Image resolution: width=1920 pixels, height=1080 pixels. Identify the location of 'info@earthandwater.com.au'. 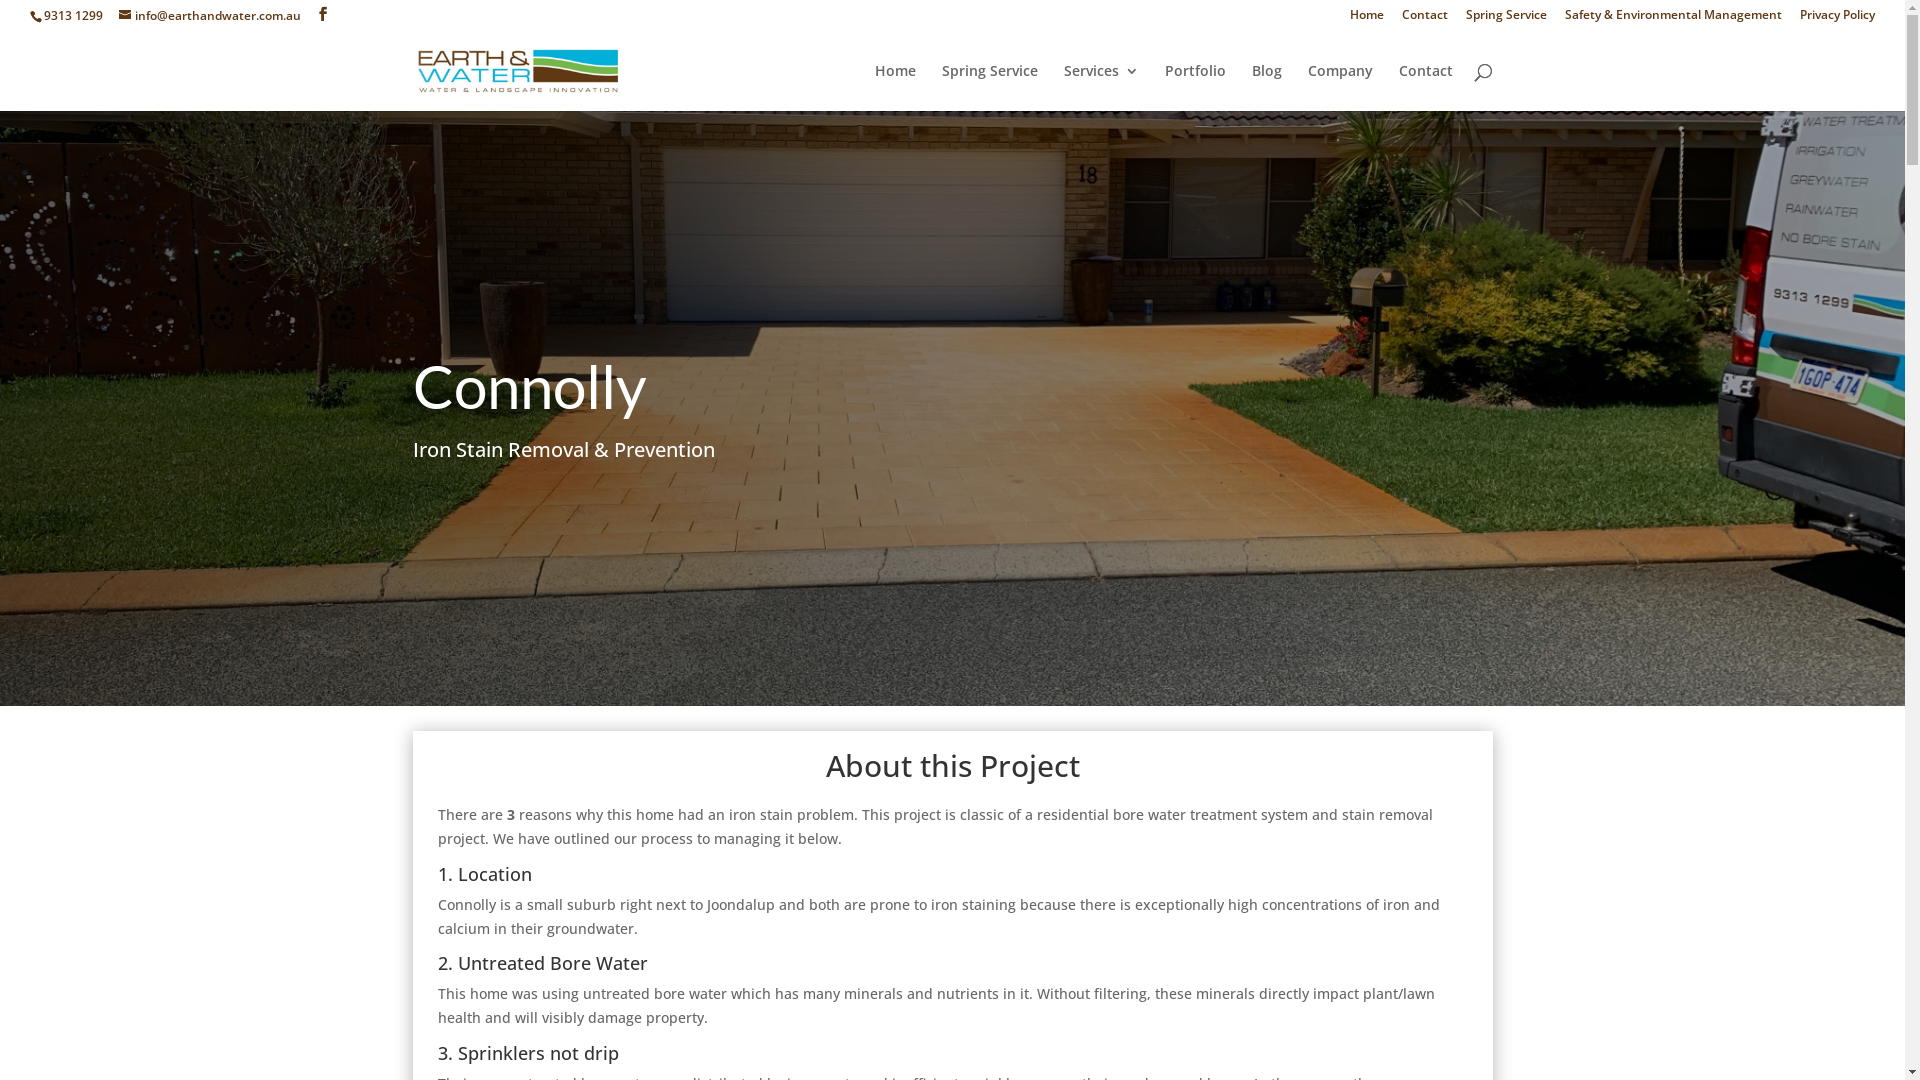
(118, 15).